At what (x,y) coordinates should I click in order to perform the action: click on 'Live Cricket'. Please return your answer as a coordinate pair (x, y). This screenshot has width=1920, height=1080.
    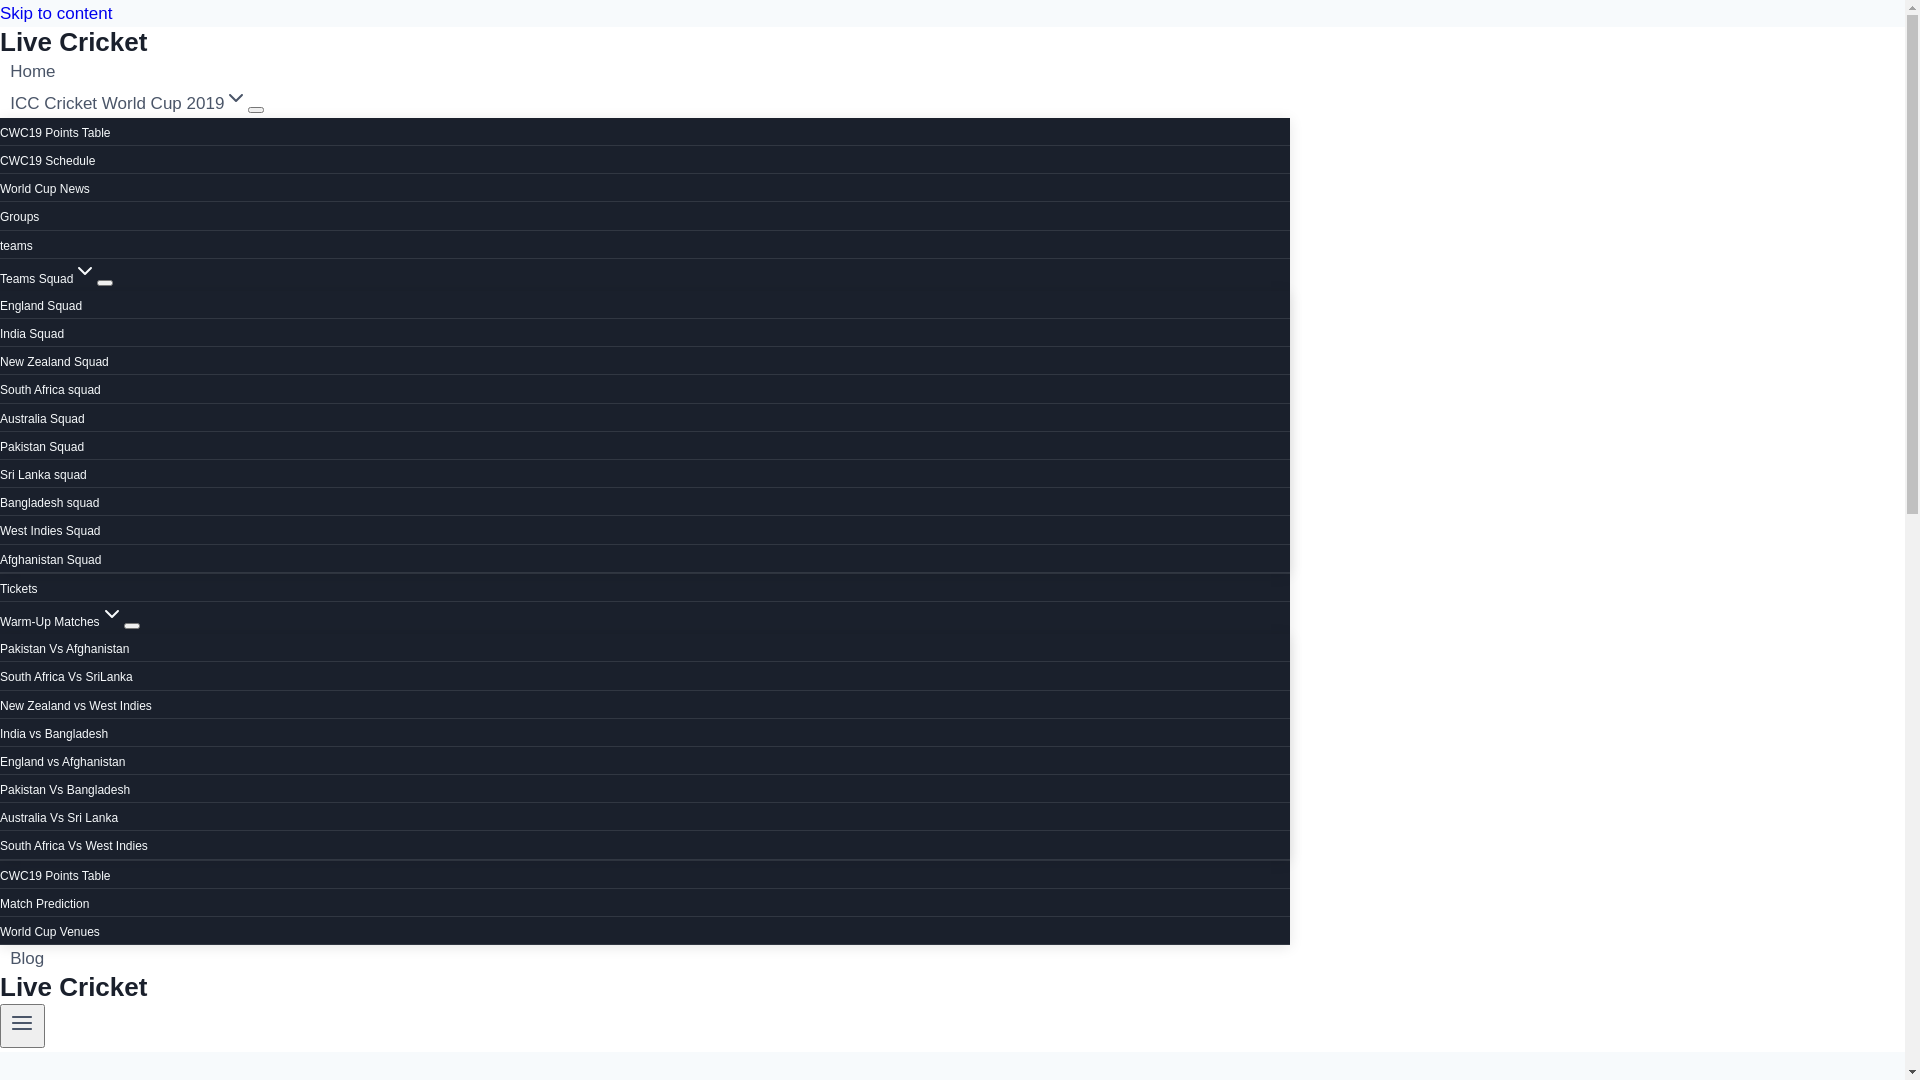
    Looking at the image, I should click on (644, 986).